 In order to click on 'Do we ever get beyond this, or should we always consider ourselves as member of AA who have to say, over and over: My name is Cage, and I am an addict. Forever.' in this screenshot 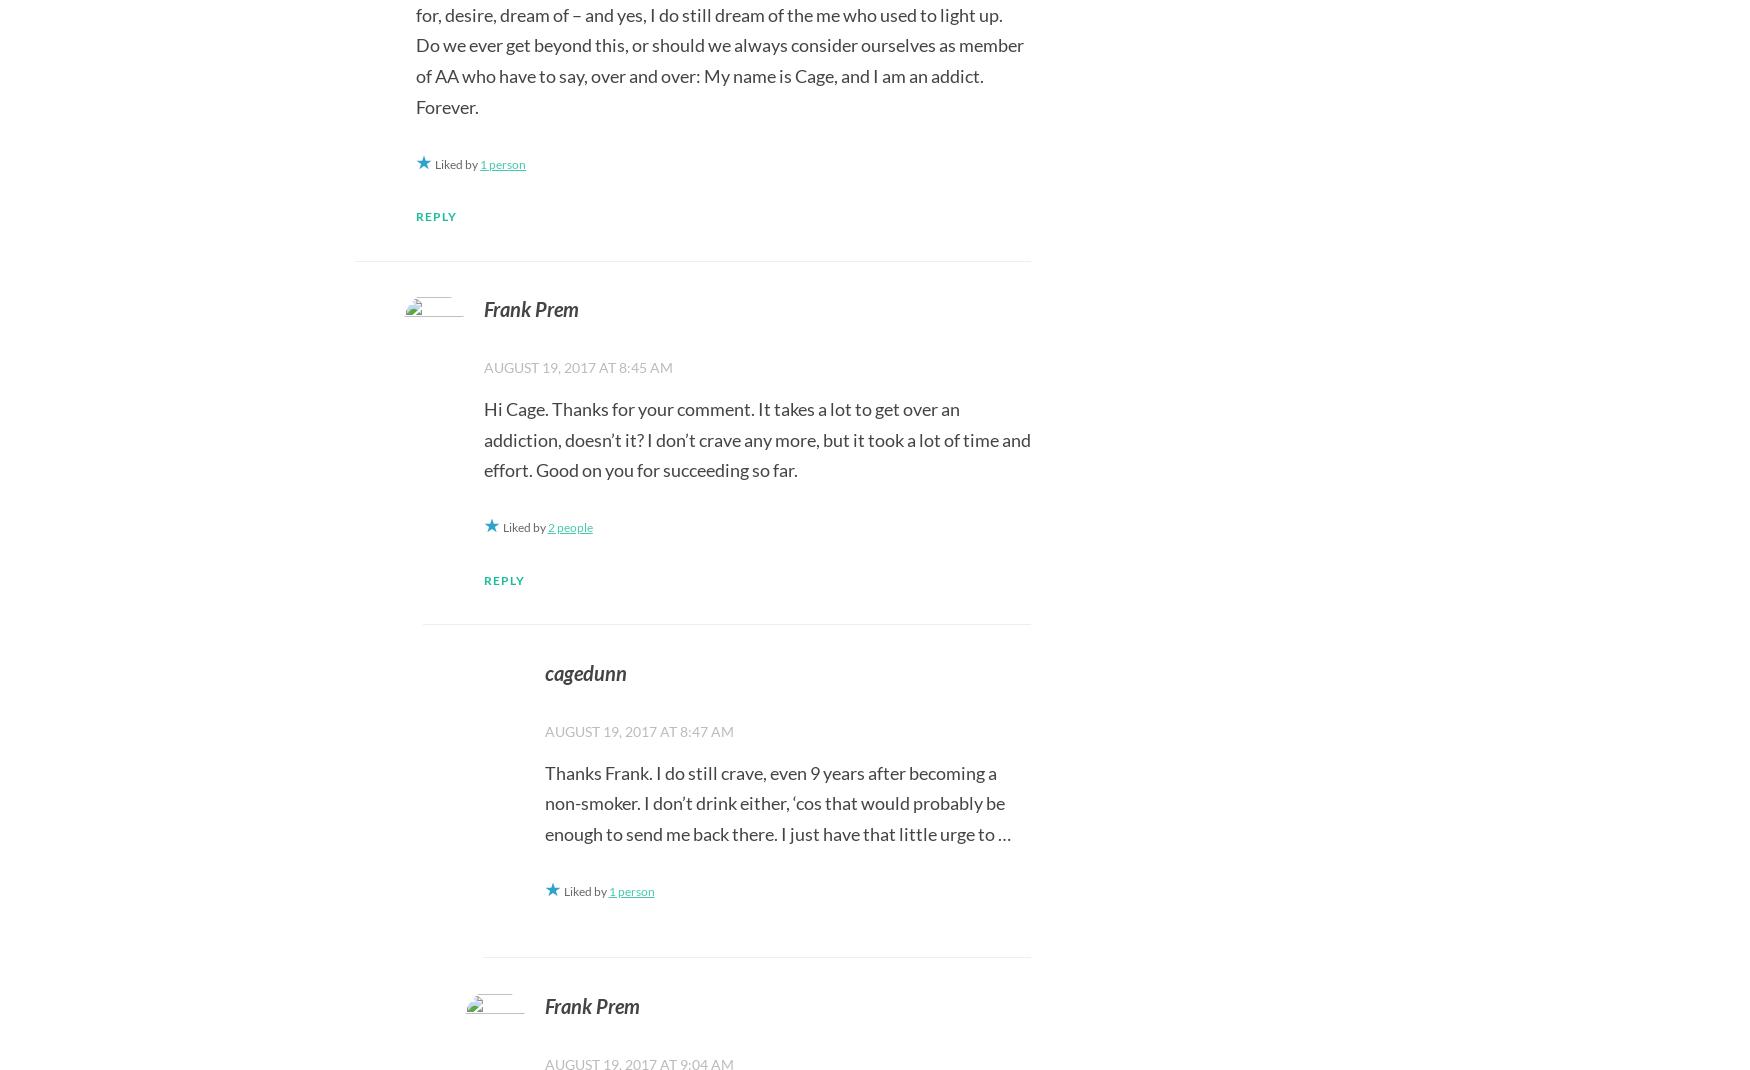, I will do `click(719, 74)`.